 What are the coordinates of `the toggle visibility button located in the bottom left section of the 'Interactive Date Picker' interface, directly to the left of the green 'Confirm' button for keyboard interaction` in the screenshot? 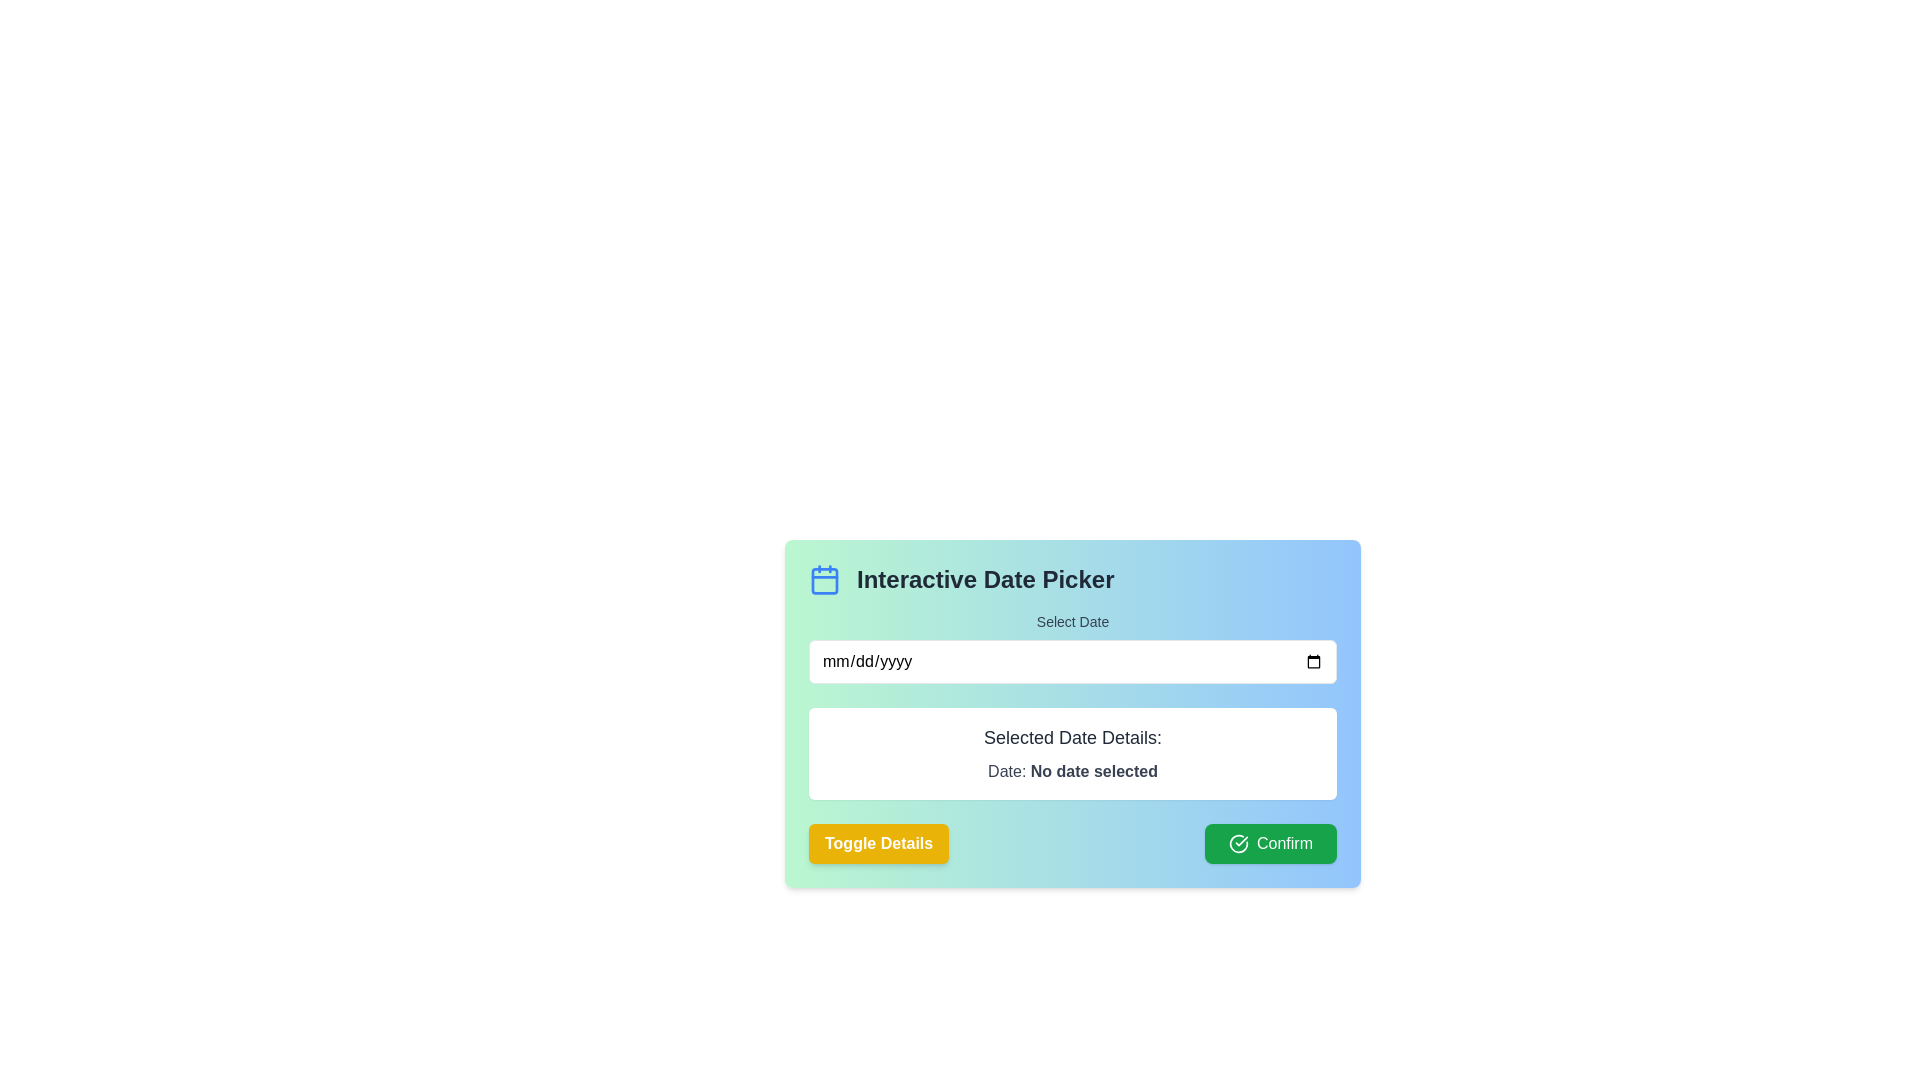 It's located at (879, 844).